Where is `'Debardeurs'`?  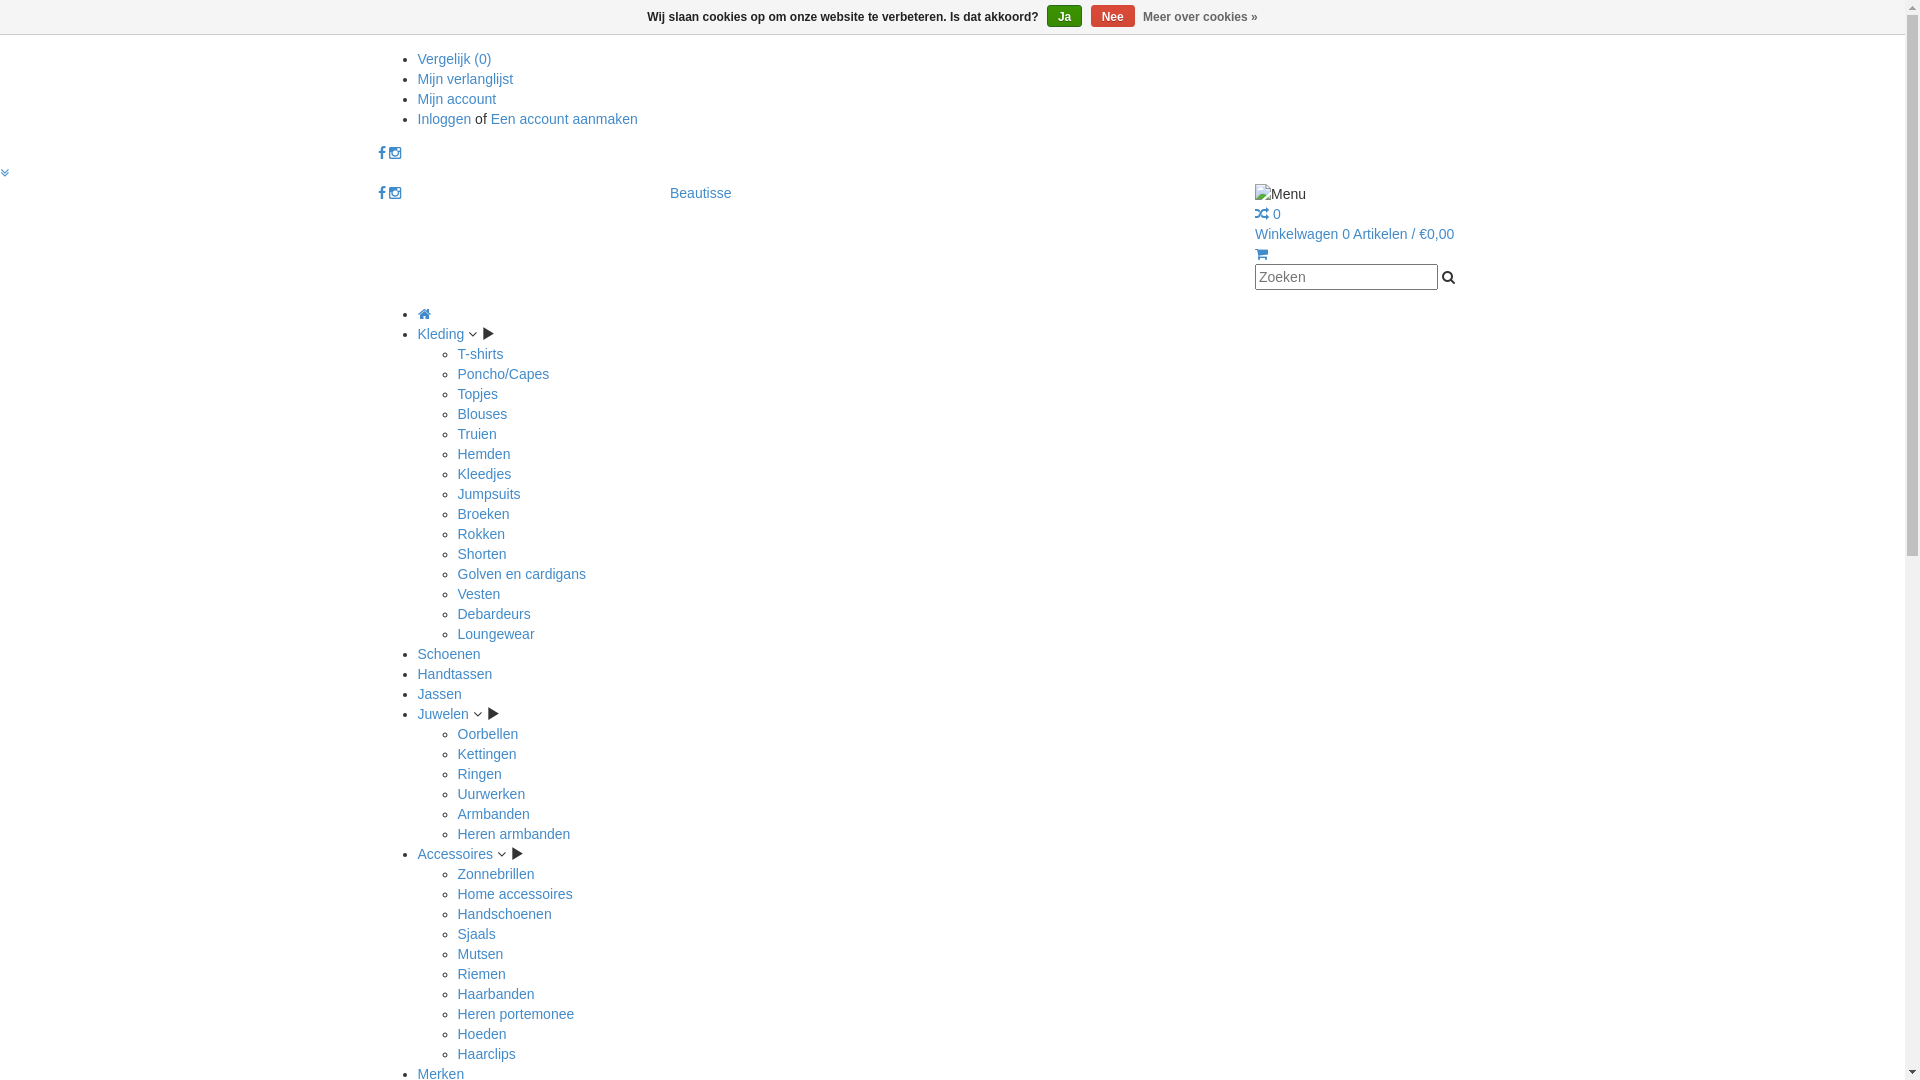 'Debardeurs' is located at coordinates (494, 612).